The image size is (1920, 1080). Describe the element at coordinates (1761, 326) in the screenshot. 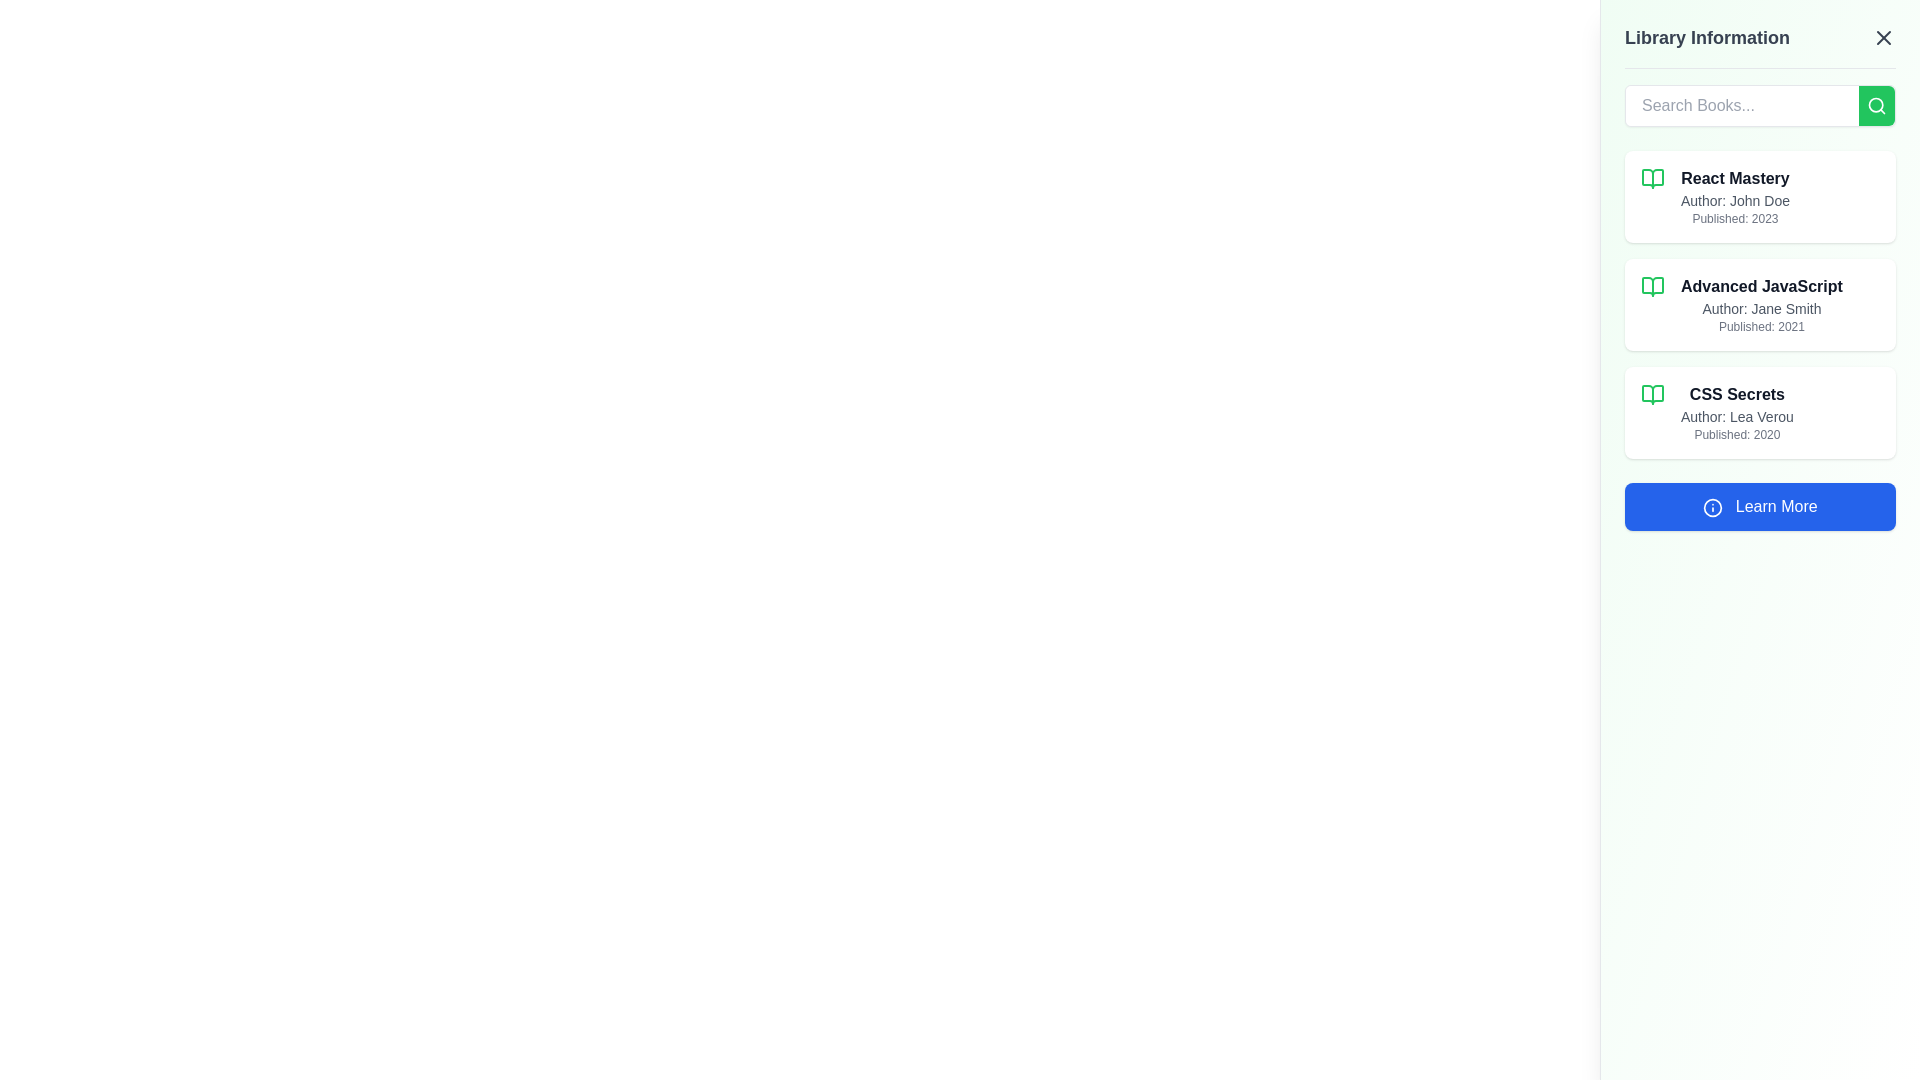

I see `the static text label that displays the publication year of the book 'Advanced JavaScript', located beneath the author's name 'Jane Smith'` at that location.